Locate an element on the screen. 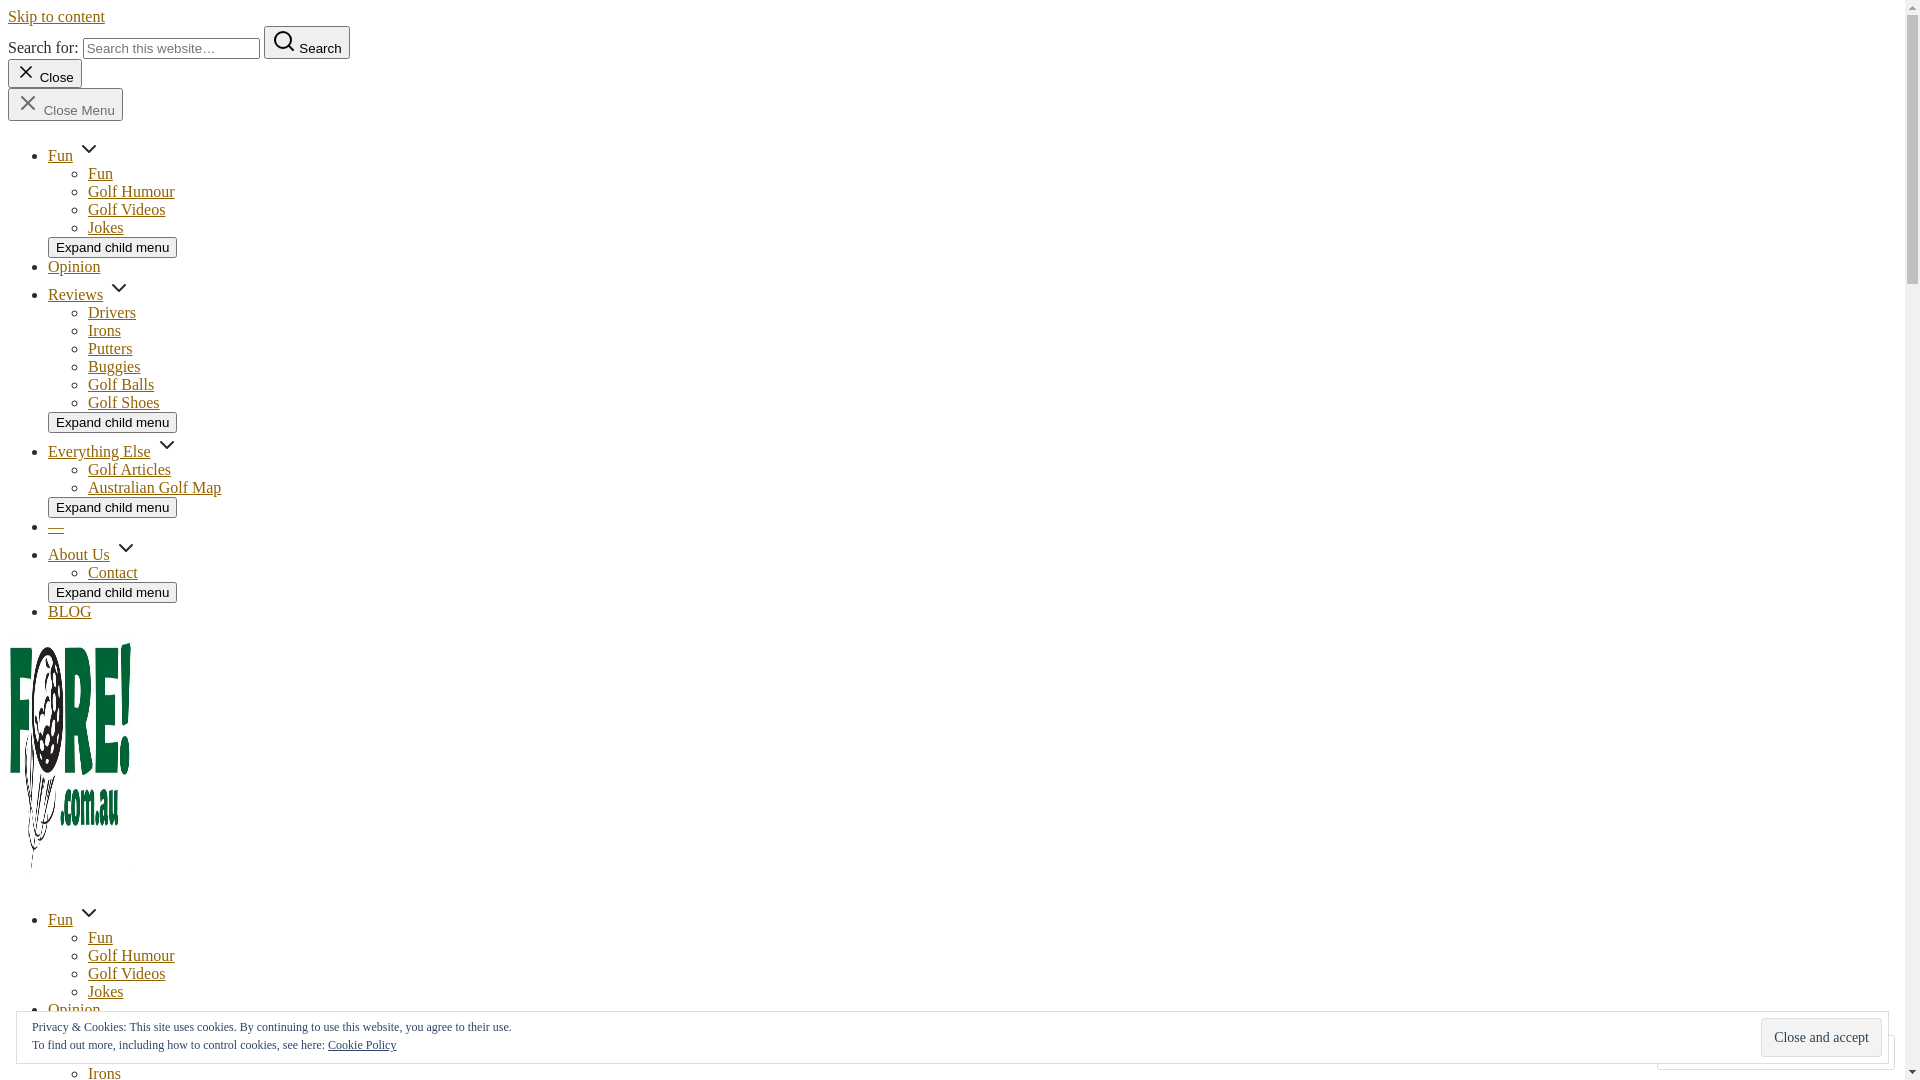 This screenshot has width=1920, height=1080. 'Buggies' is located at coordinates (113, 366).